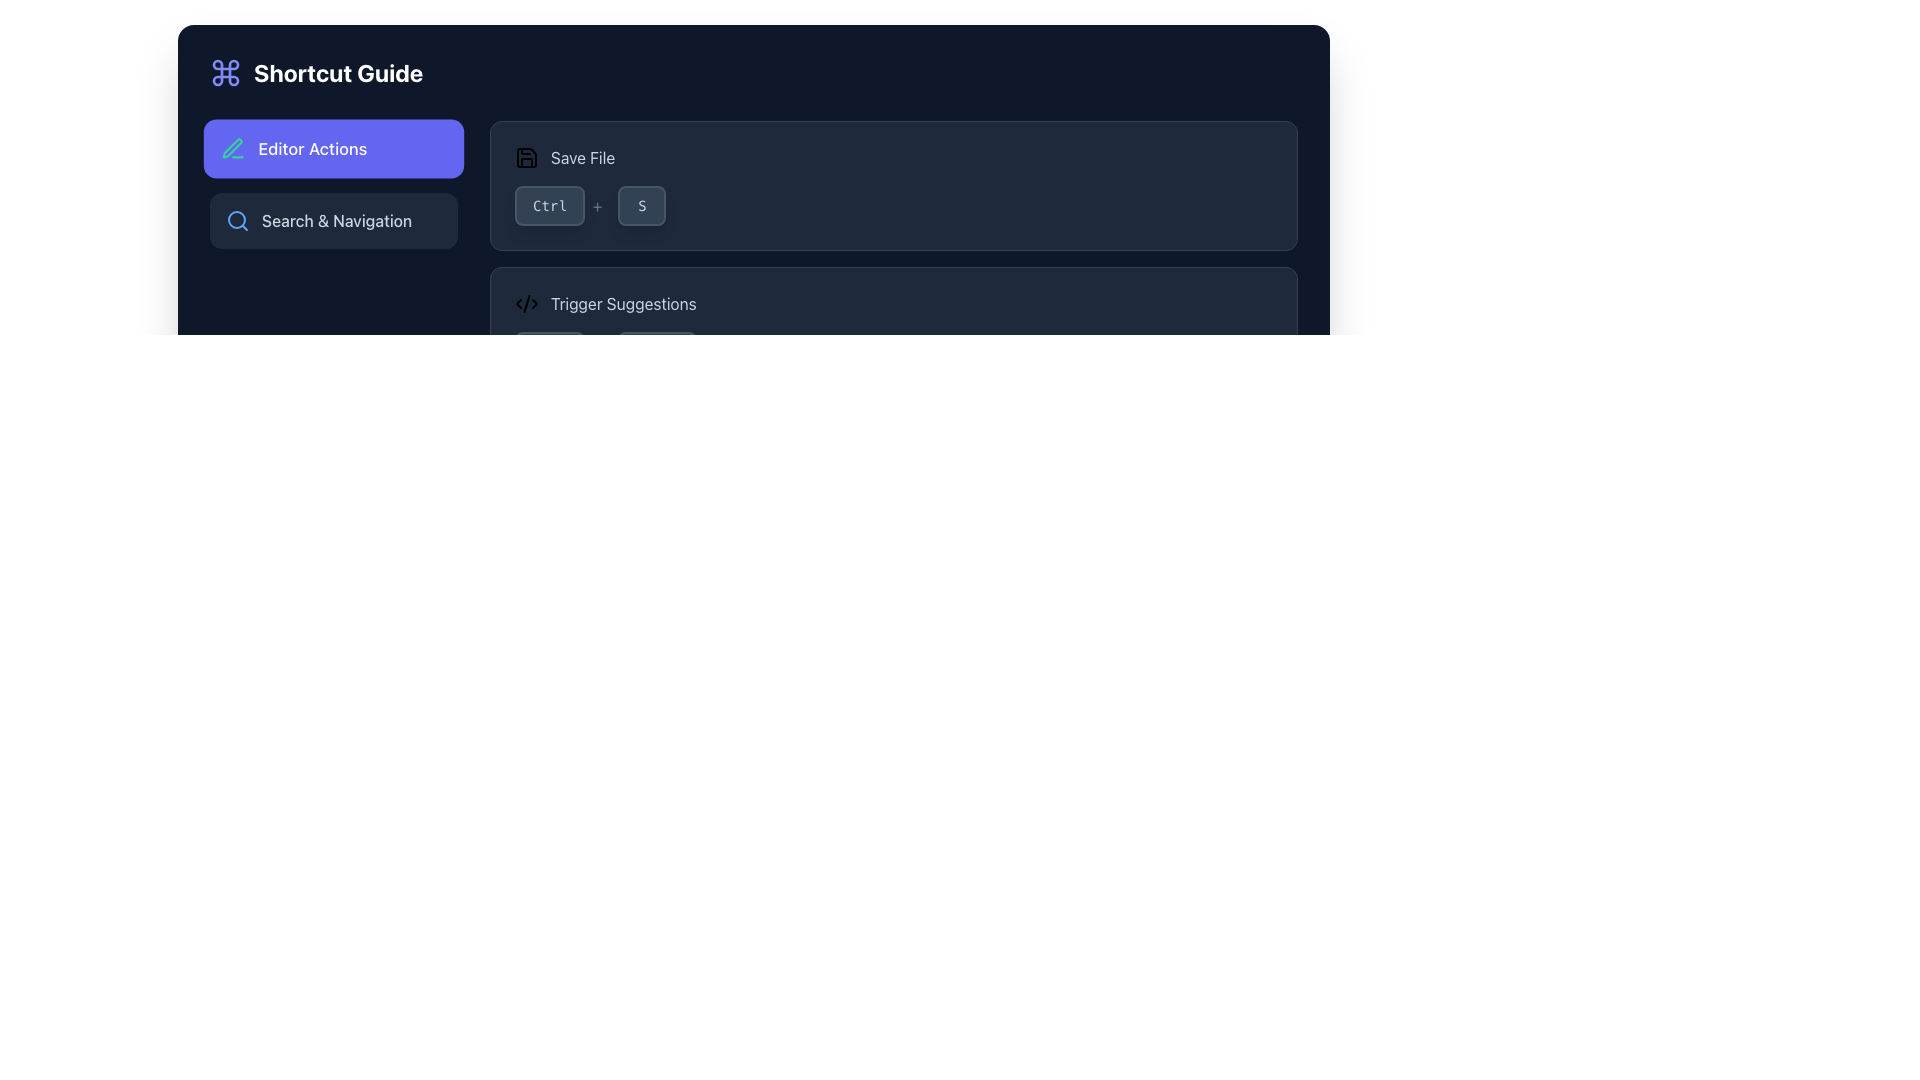 This screenshot has height=1080, width=1920. Describe the element at coordinates (238, 220) in the screenshot. I see `the search icon located at the left end of the 'Search & Navigation' button to activate a tooltip or highlight it` at that location.